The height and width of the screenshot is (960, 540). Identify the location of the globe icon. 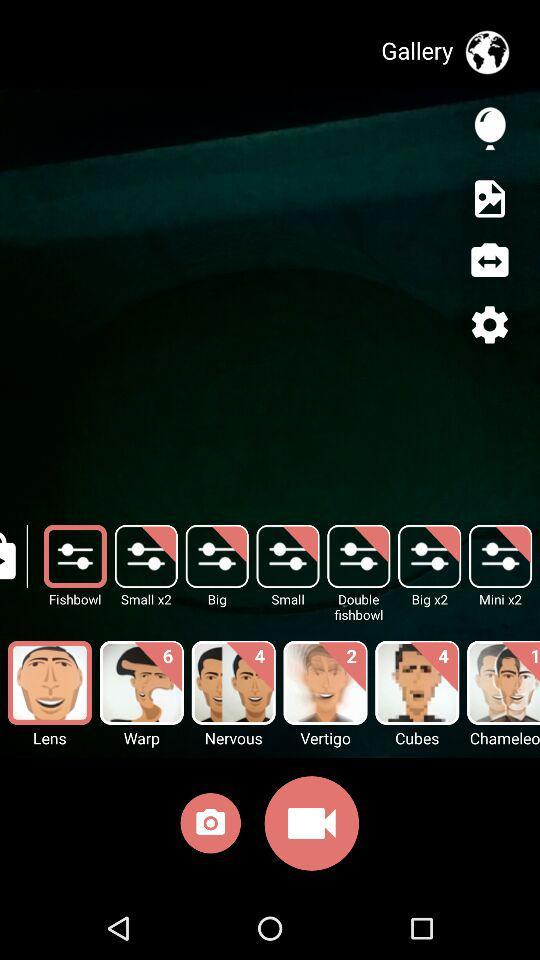
(486, 51).